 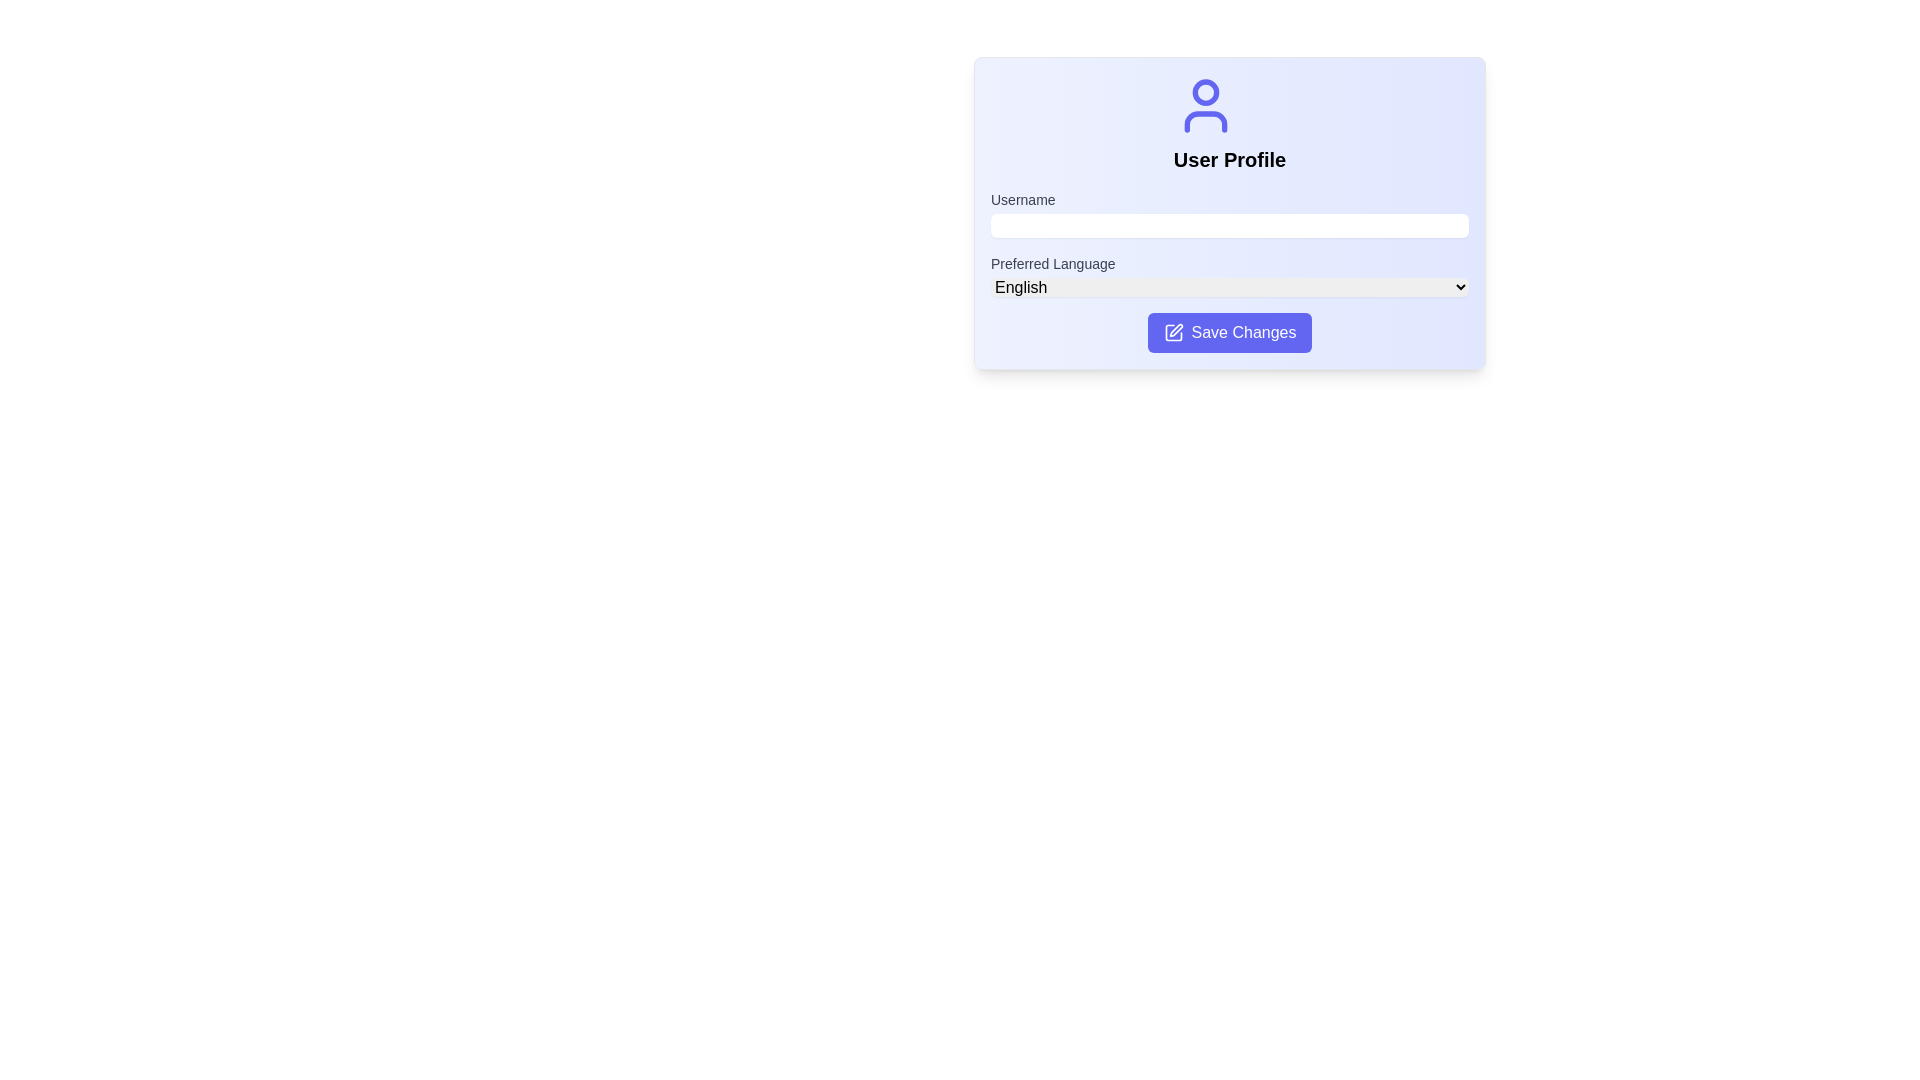 I want to click on the circular graphic element that is part of the user profile icon at the top of the card display labeled 'User Profile', so click(x=1204, y=92).